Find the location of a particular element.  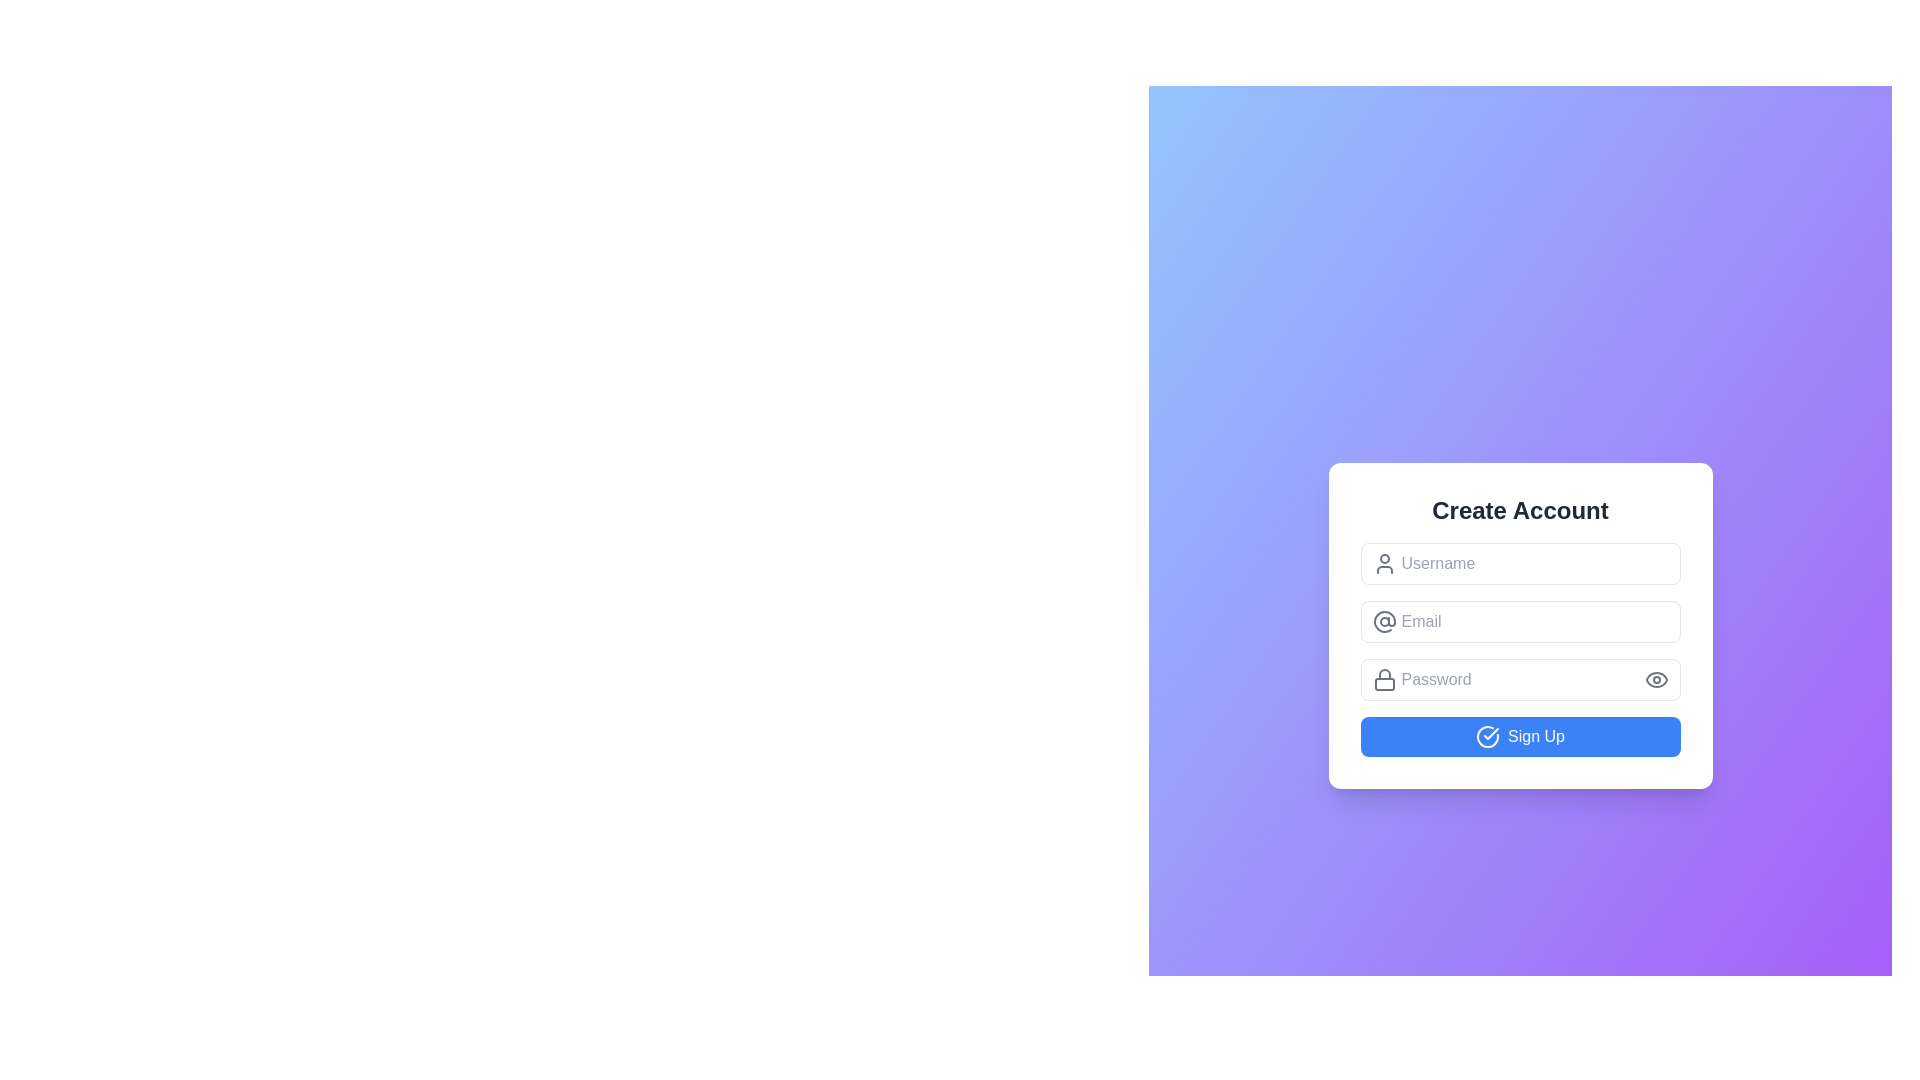

the blue 'Sign Up' button with a white checkmark icon is located at coordinates (1520, 736).